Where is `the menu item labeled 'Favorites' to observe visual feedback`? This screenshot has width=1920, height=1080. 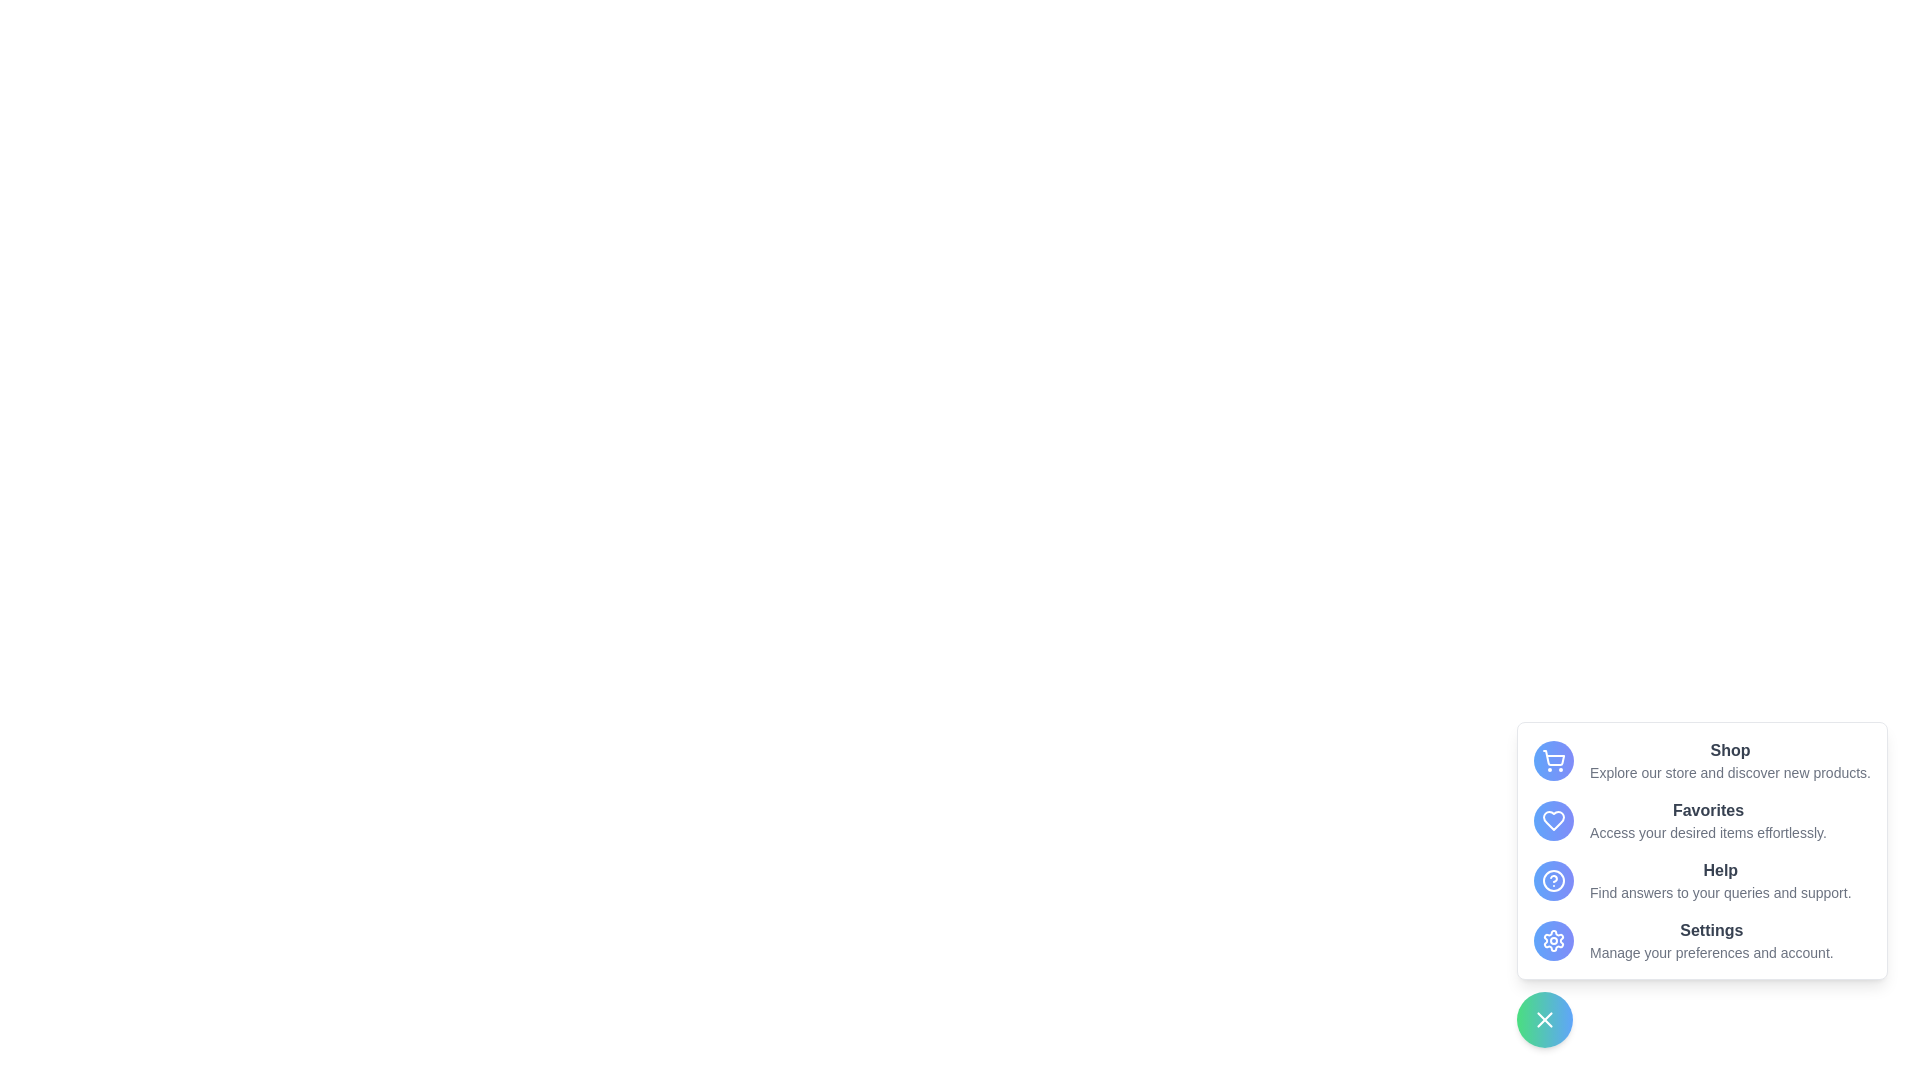
the menu item labeled 'Favorites' to observe visual feedback is located at coordinates (1701, 821).